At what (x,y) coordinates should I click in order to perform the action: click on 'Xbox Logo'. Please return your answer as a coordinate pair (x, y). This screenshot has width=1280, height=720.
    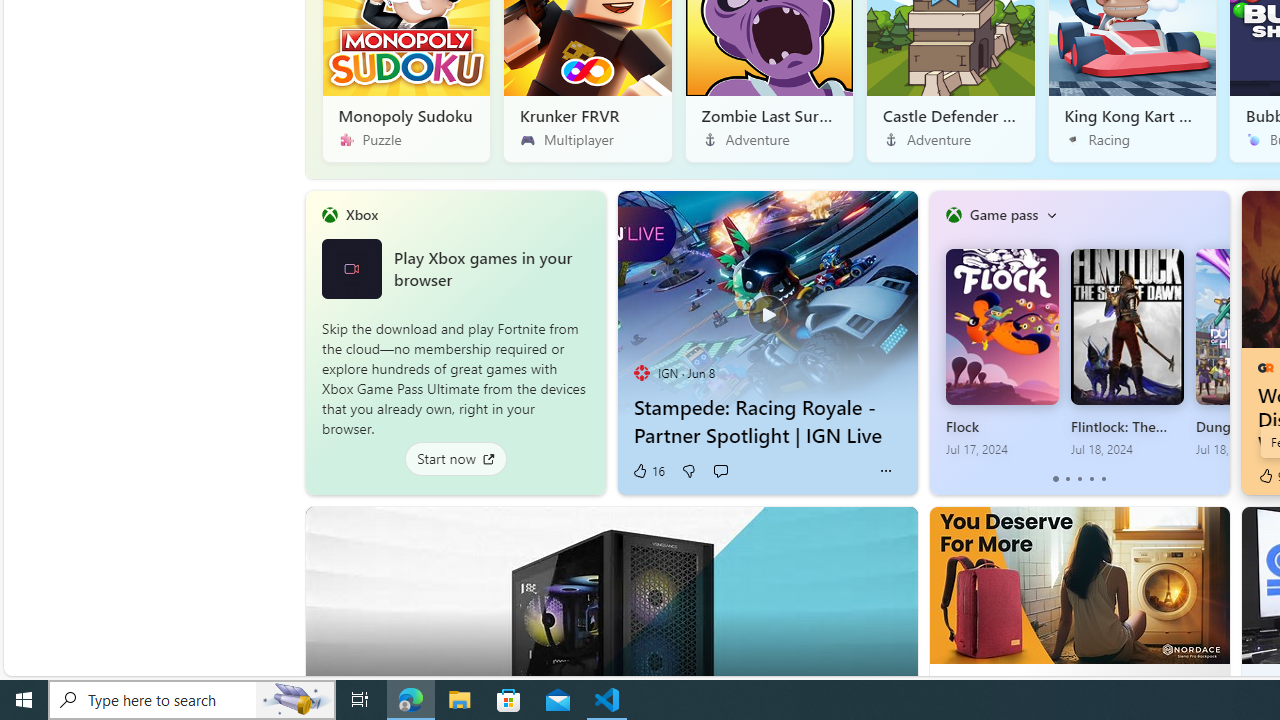
    Looking at the image, I should click on (351, 267).